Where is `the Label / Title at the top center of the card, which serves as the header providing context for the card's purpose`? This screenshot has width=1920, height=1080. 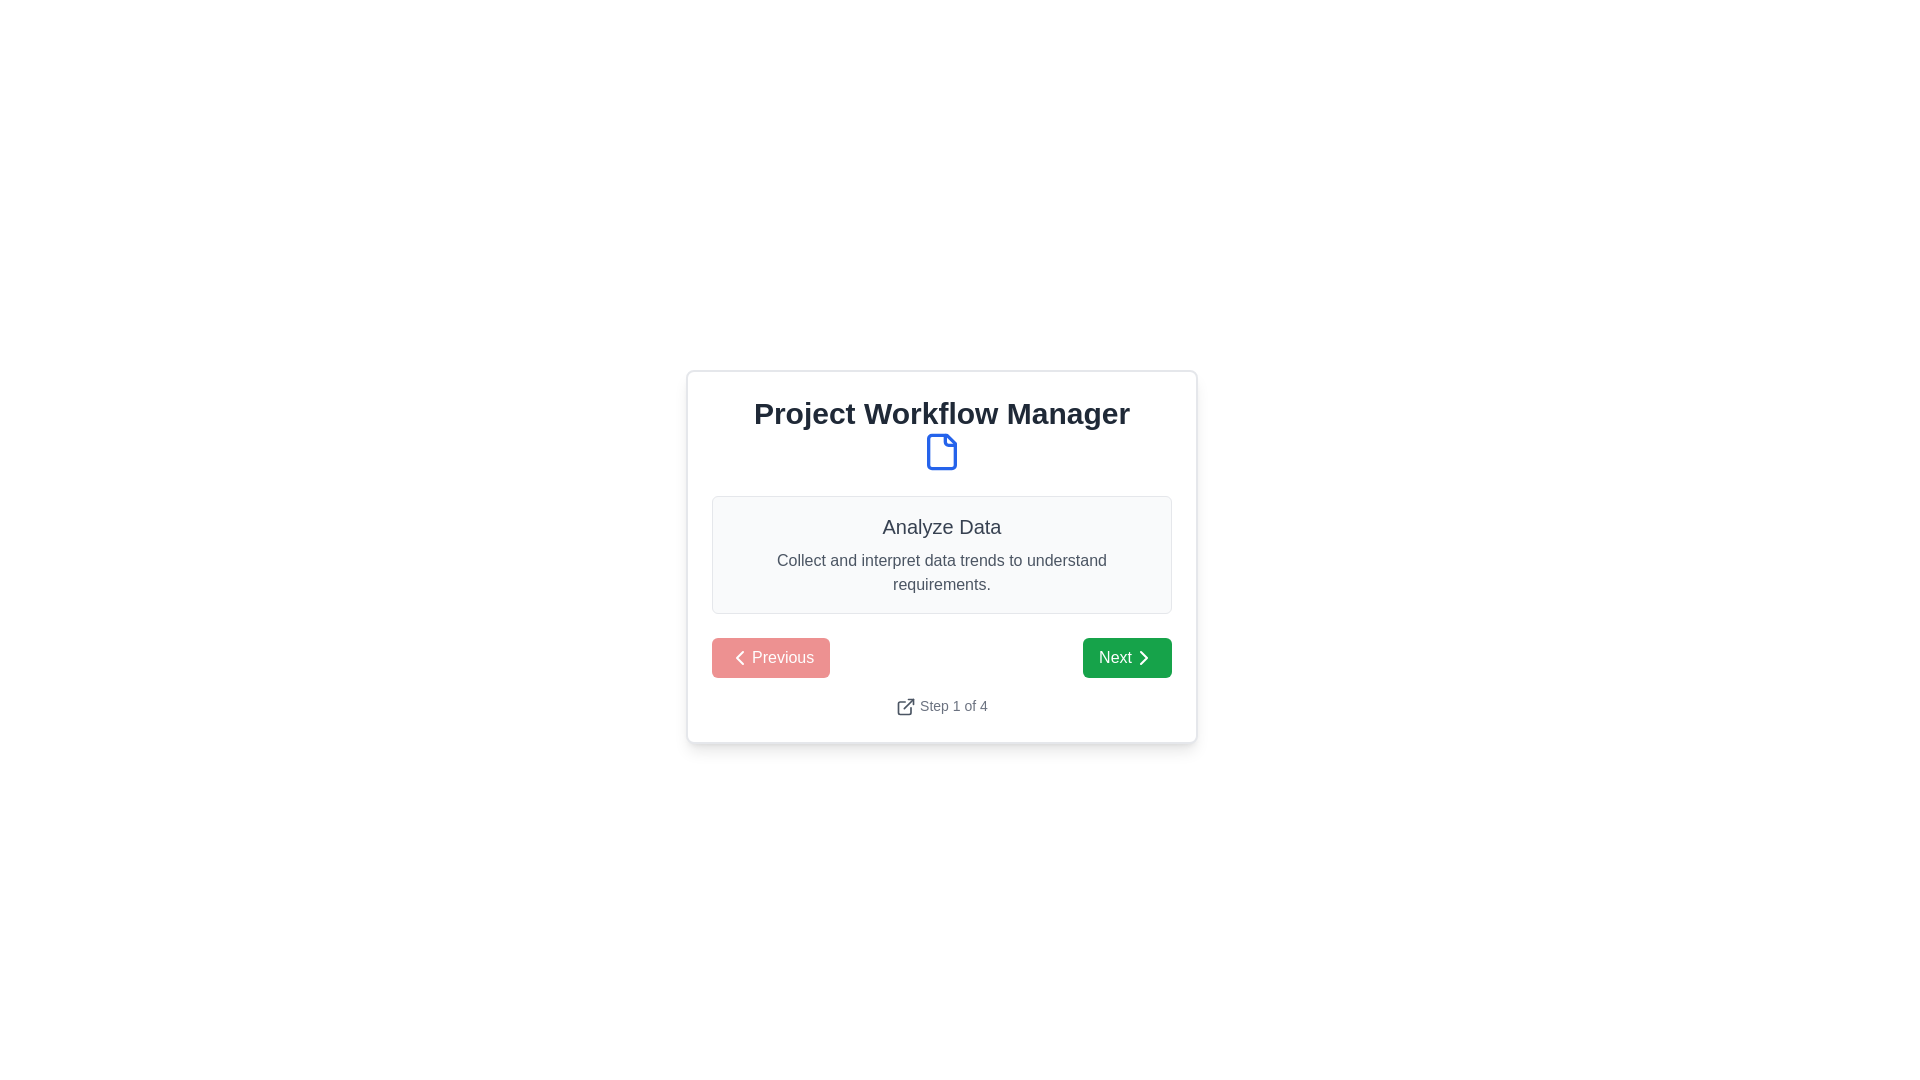
the Label / Title at the top center of the card, which serves as the header providing context for the card's purpose is located at coordinates (940, 433).